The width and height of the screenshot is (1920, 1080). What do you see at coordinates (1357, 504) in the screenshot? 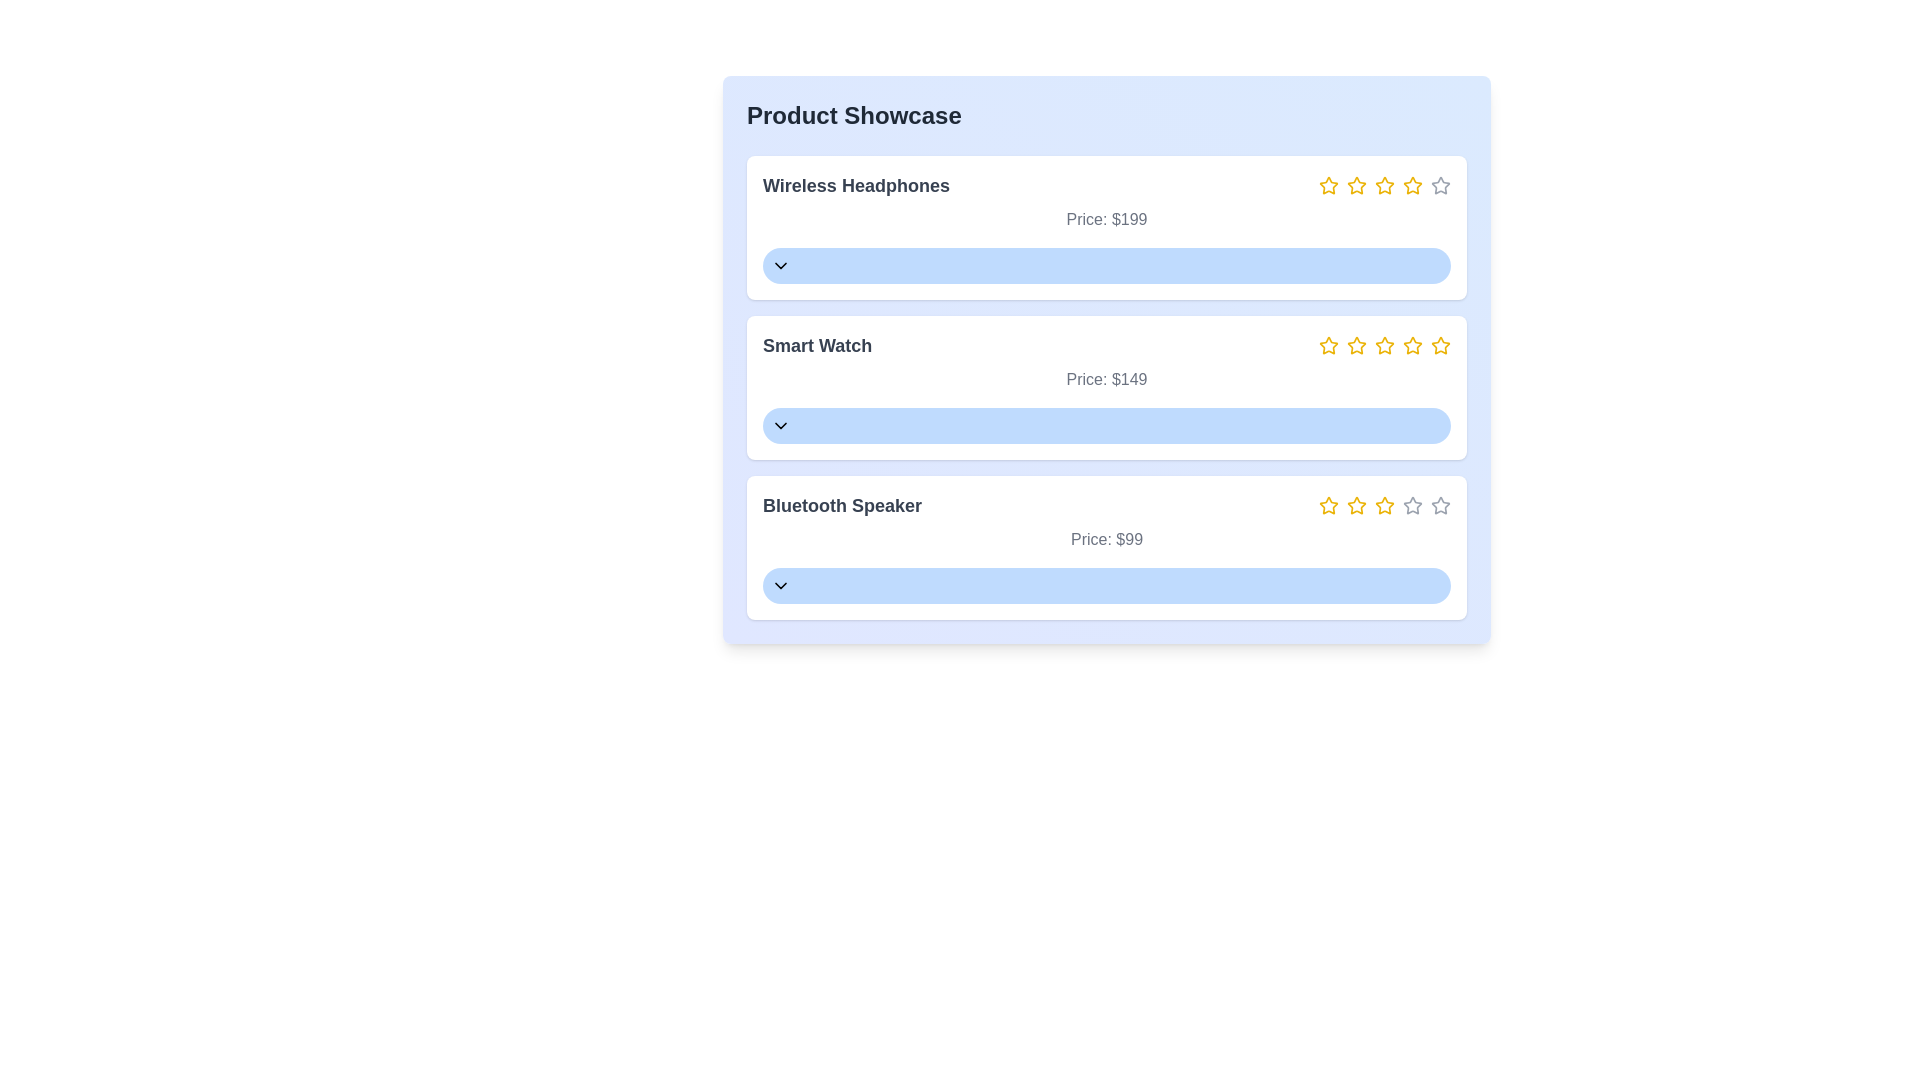
I see `the second star icon in the 5-star rating system for the 'Bluetooth Speaker' product card, which is styled with a yellow outline and no fill` at bounding box center [1357, 504].